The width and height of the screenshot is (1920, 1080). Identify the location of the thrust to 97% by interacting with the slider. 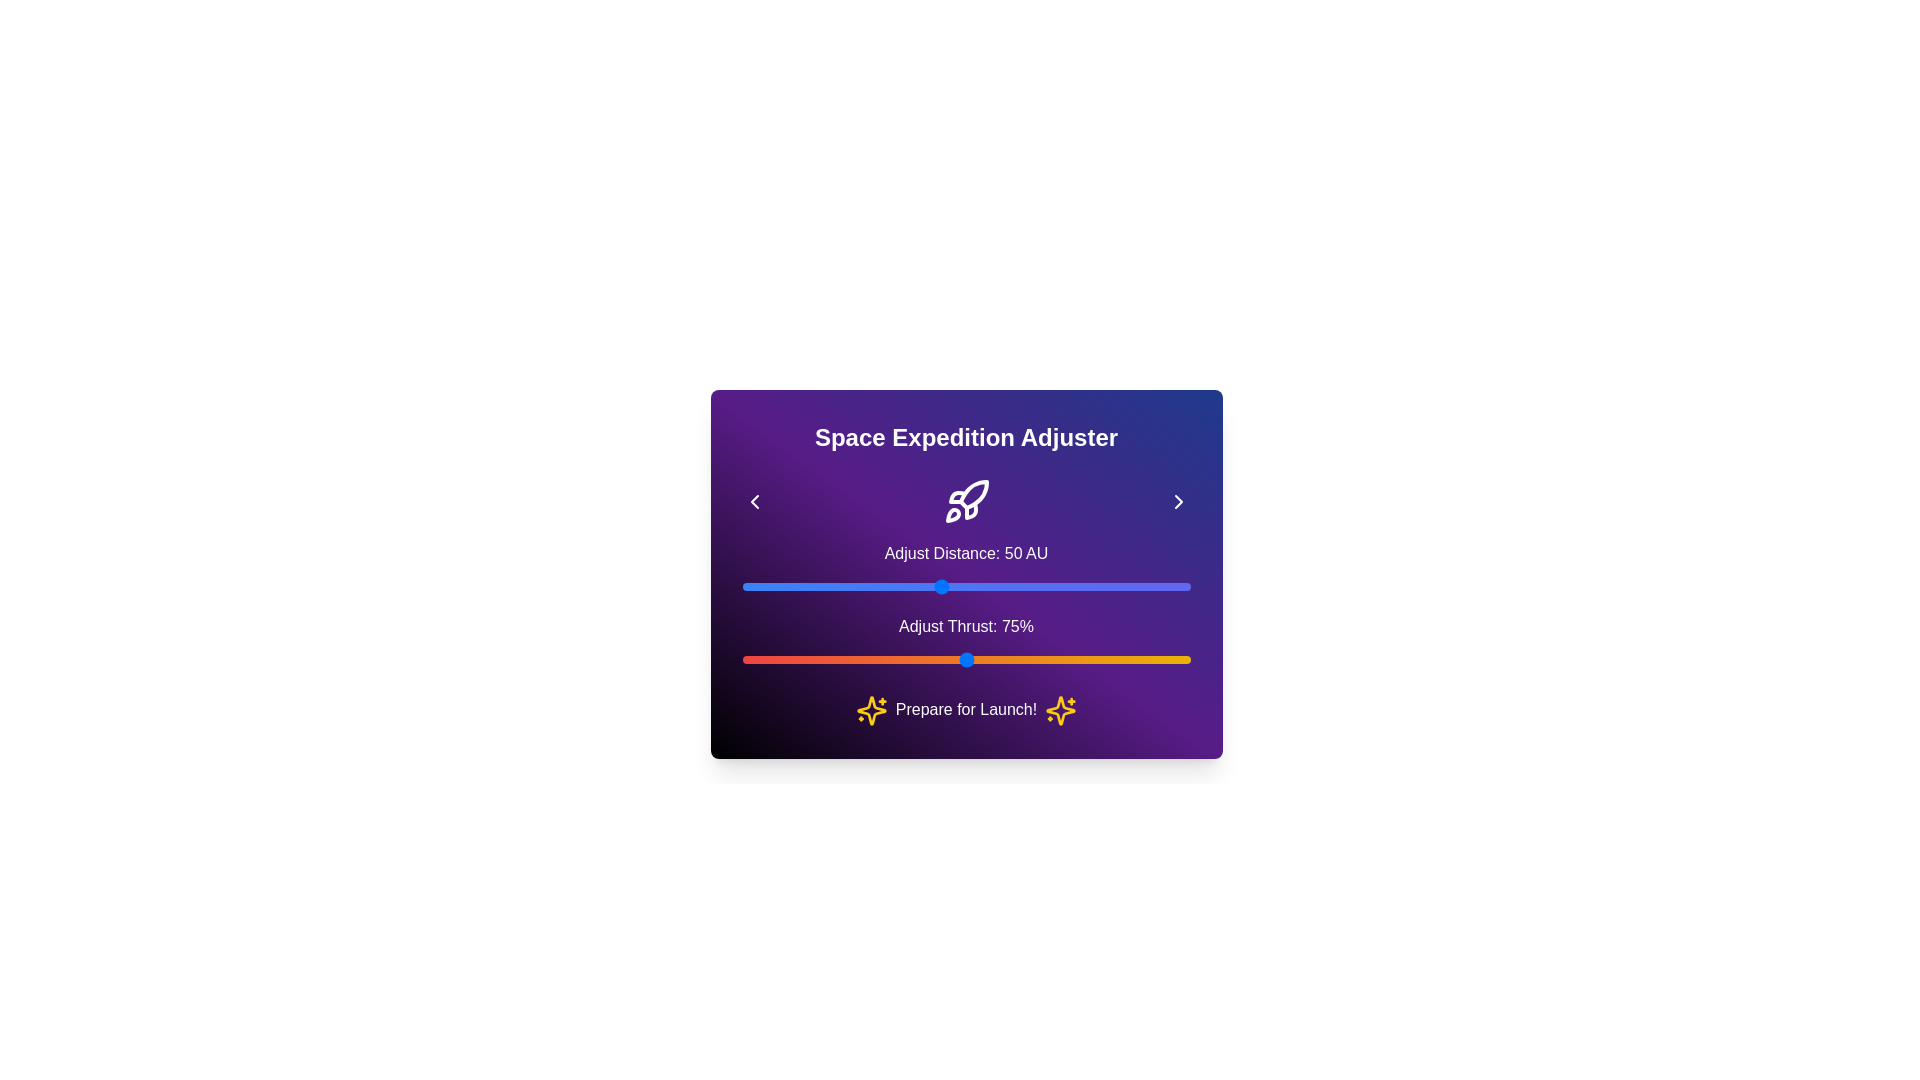
(1163, 659).